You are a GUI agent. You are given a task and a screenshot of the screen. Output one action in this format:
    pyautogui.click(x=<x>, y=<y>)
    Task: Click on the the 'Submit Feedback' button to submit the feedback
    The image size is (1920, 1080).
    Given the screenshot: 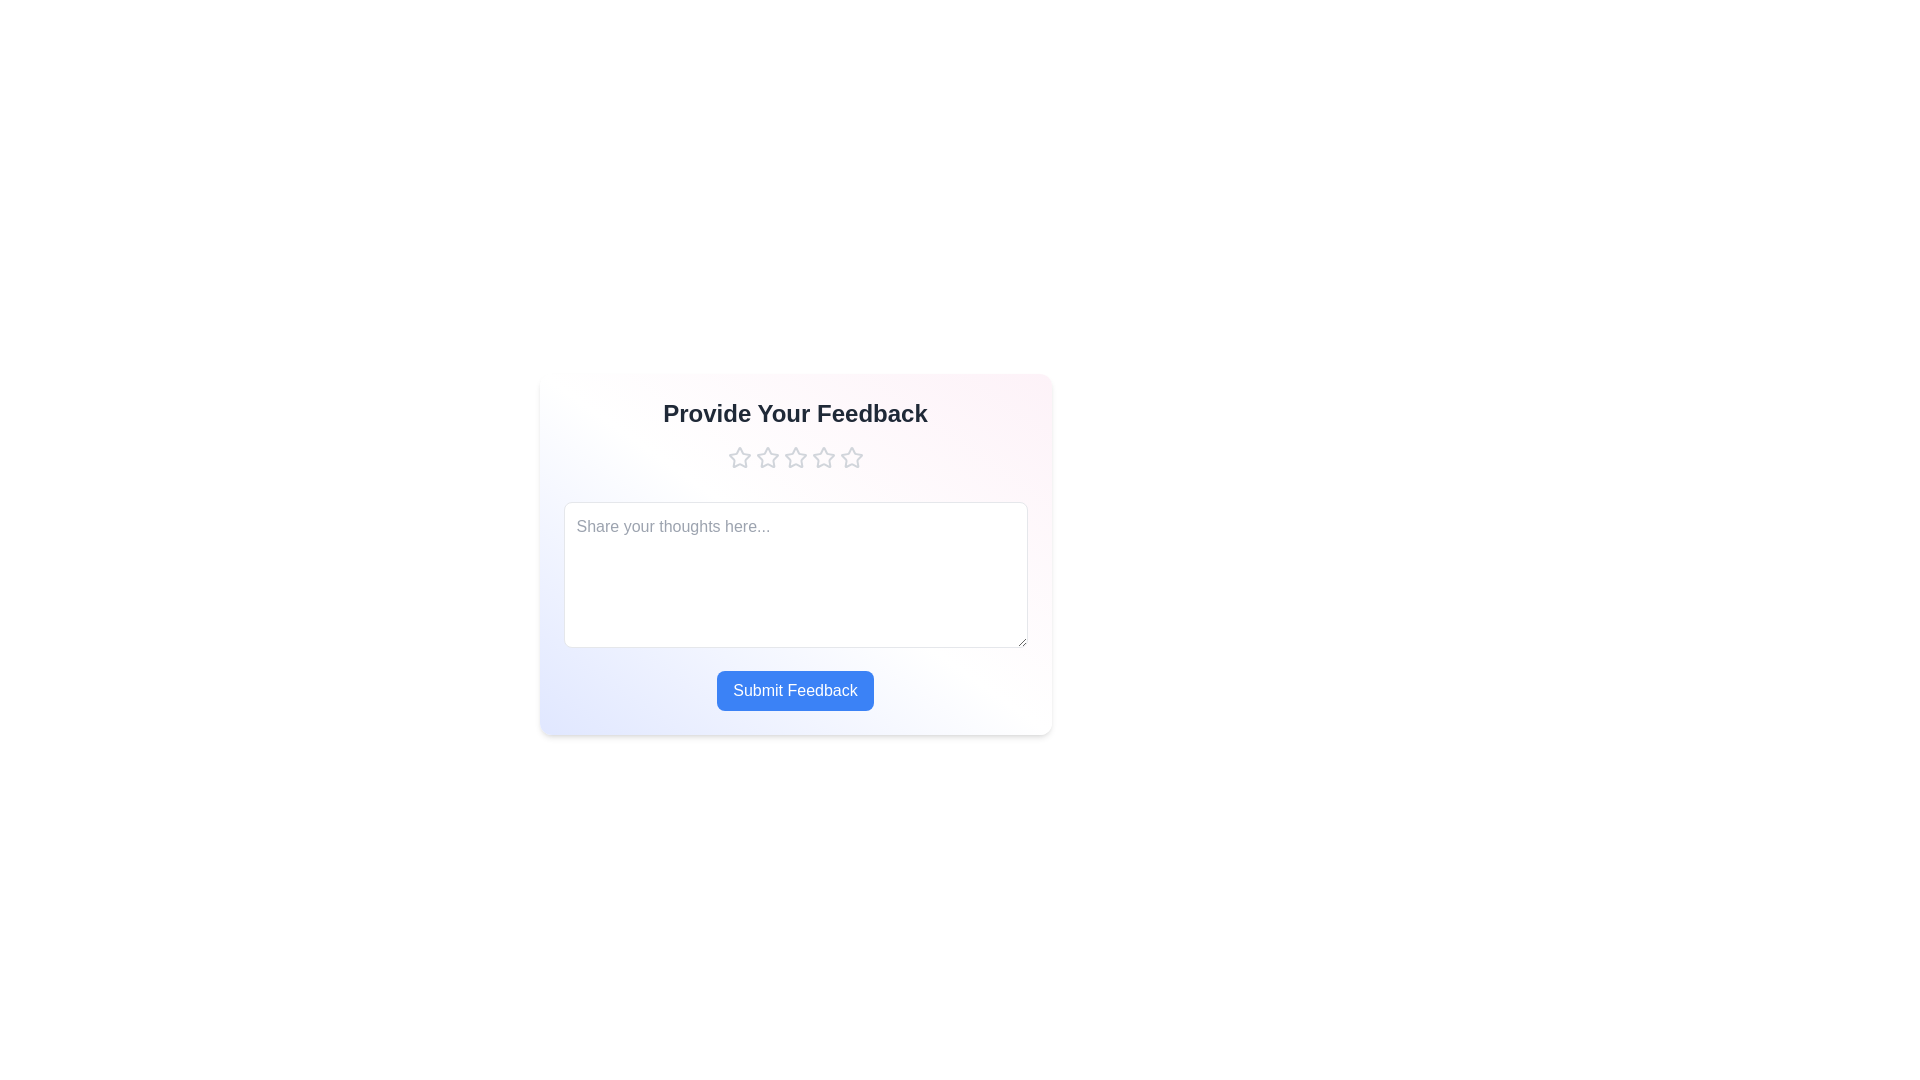 What is the action you would take?
    pyautogui.click(x=794, y=689)
    